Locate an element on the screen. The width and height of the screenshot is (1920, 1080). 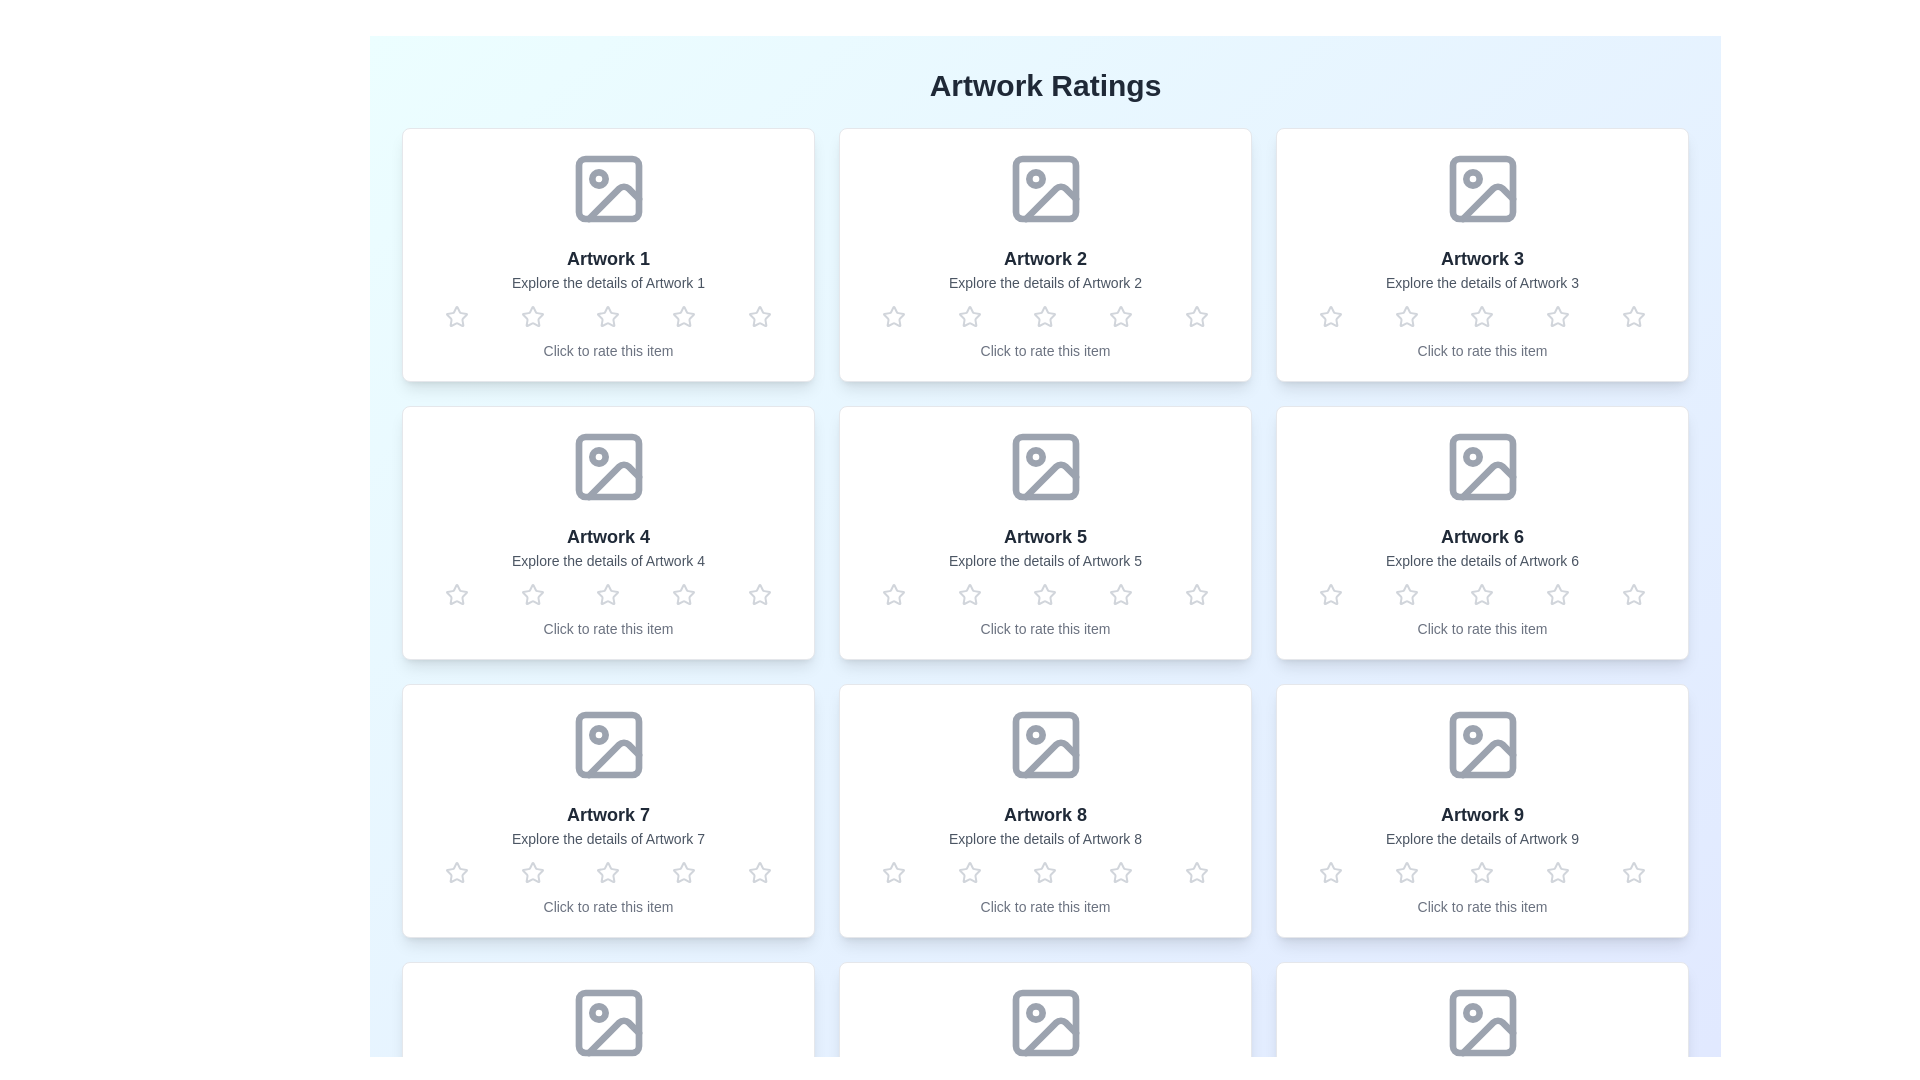
the rating of an artwork to 3 stars by clicking on the corresponding star in the artwork's card is located at coordinates (607, 315).